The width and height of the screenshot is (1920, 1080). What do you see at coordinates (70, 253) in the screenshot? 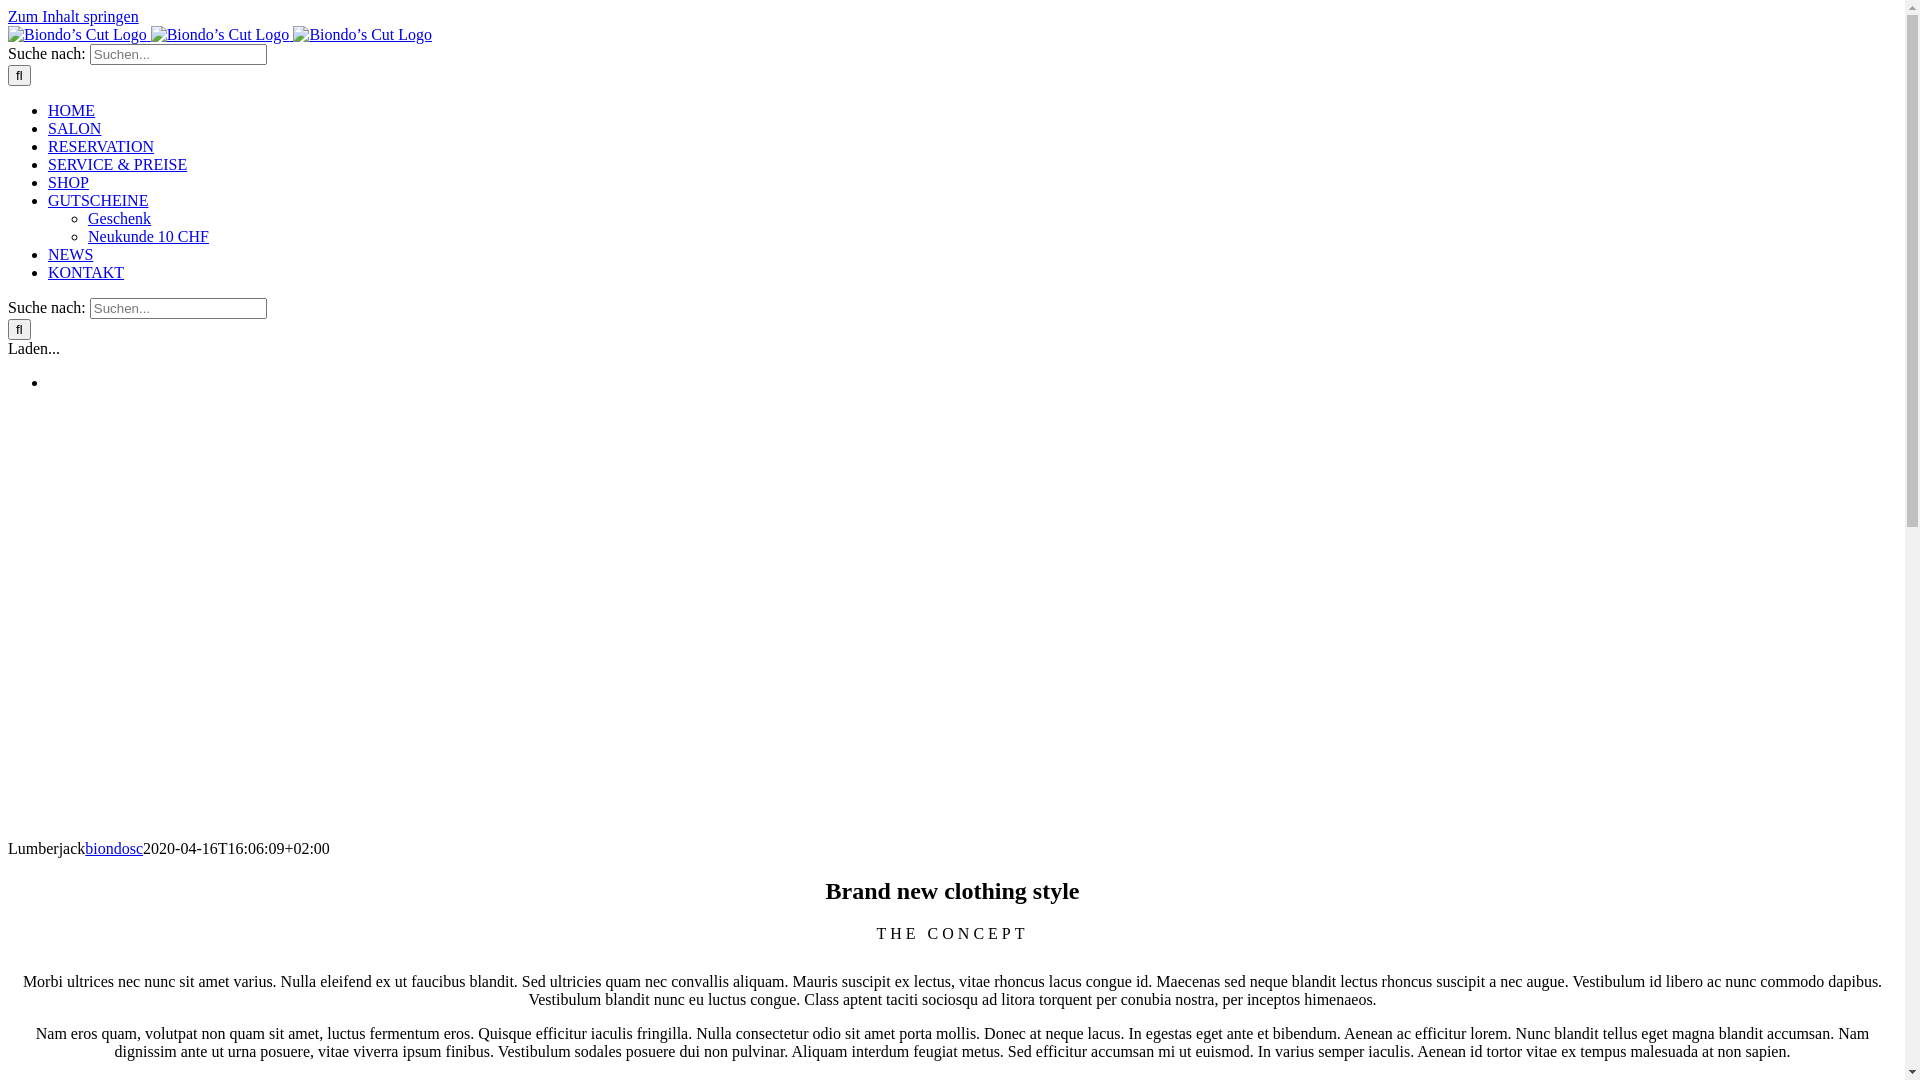
I see `'NEWS'` at bounding box center [70, 253].